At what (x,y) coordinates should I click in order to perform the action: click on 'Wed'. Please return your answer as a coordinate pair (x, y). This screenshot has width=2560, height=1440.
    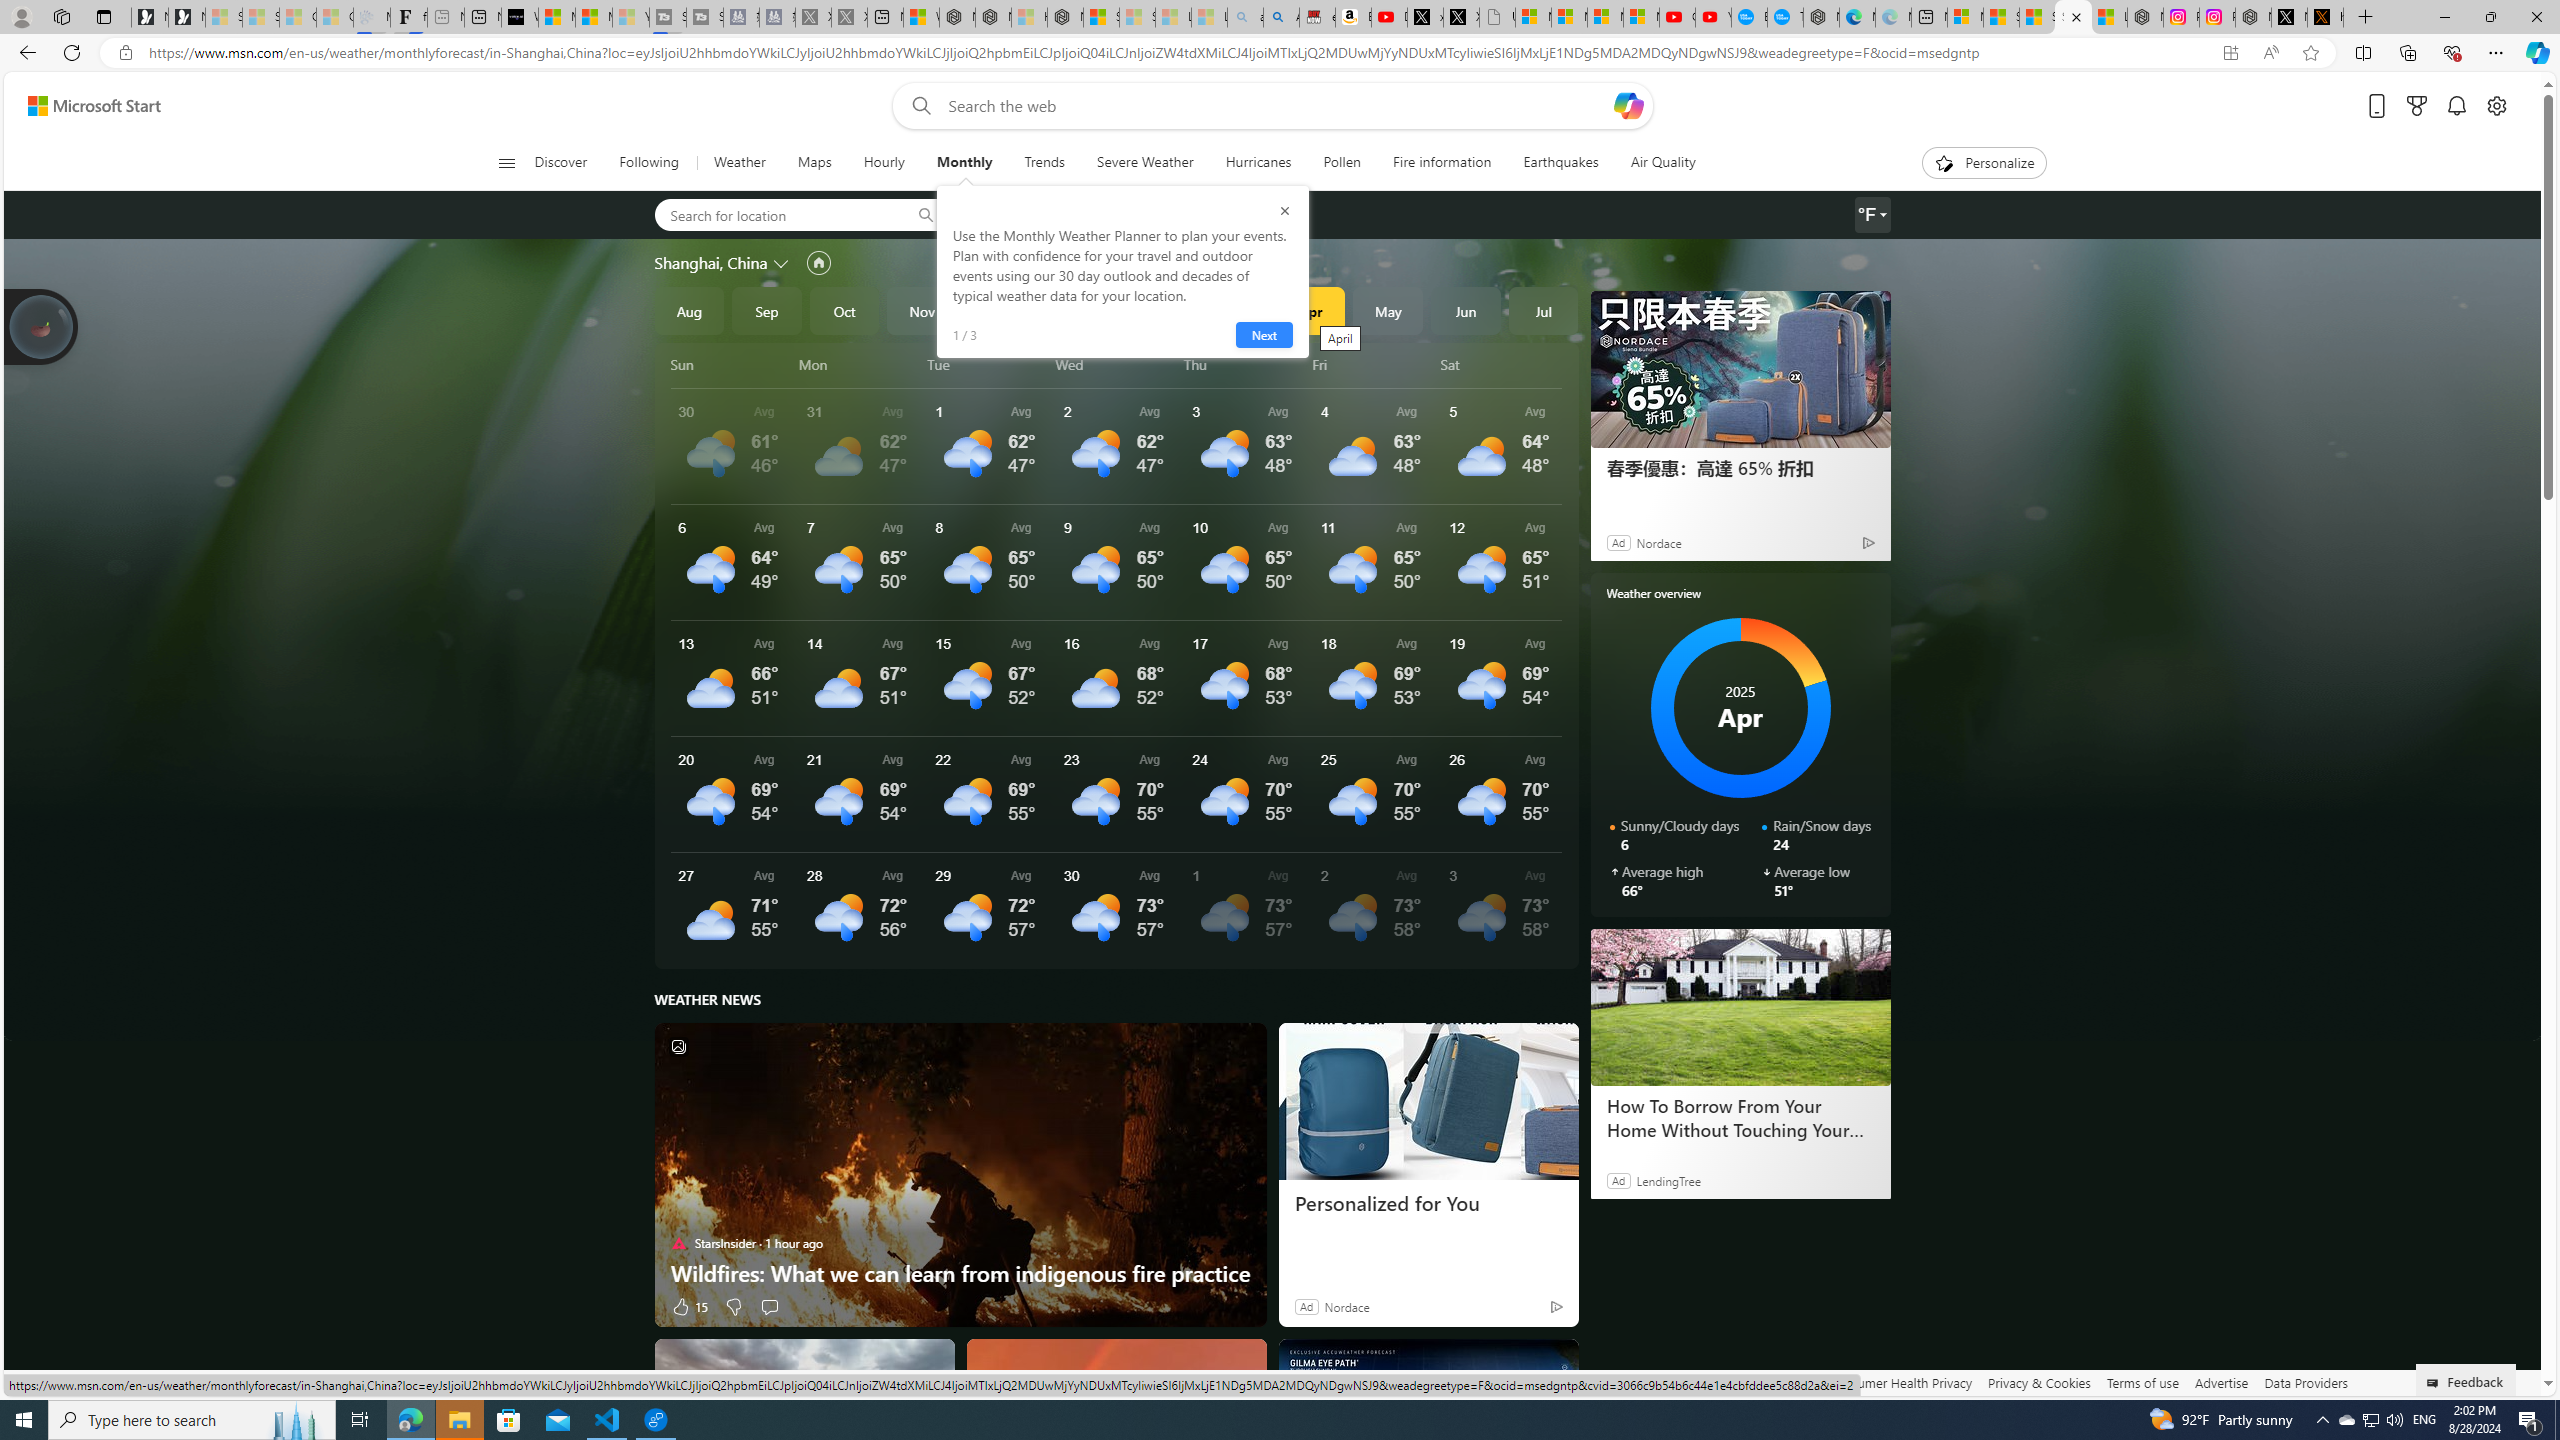
    Looking at the image, I should click on (1116, 364).